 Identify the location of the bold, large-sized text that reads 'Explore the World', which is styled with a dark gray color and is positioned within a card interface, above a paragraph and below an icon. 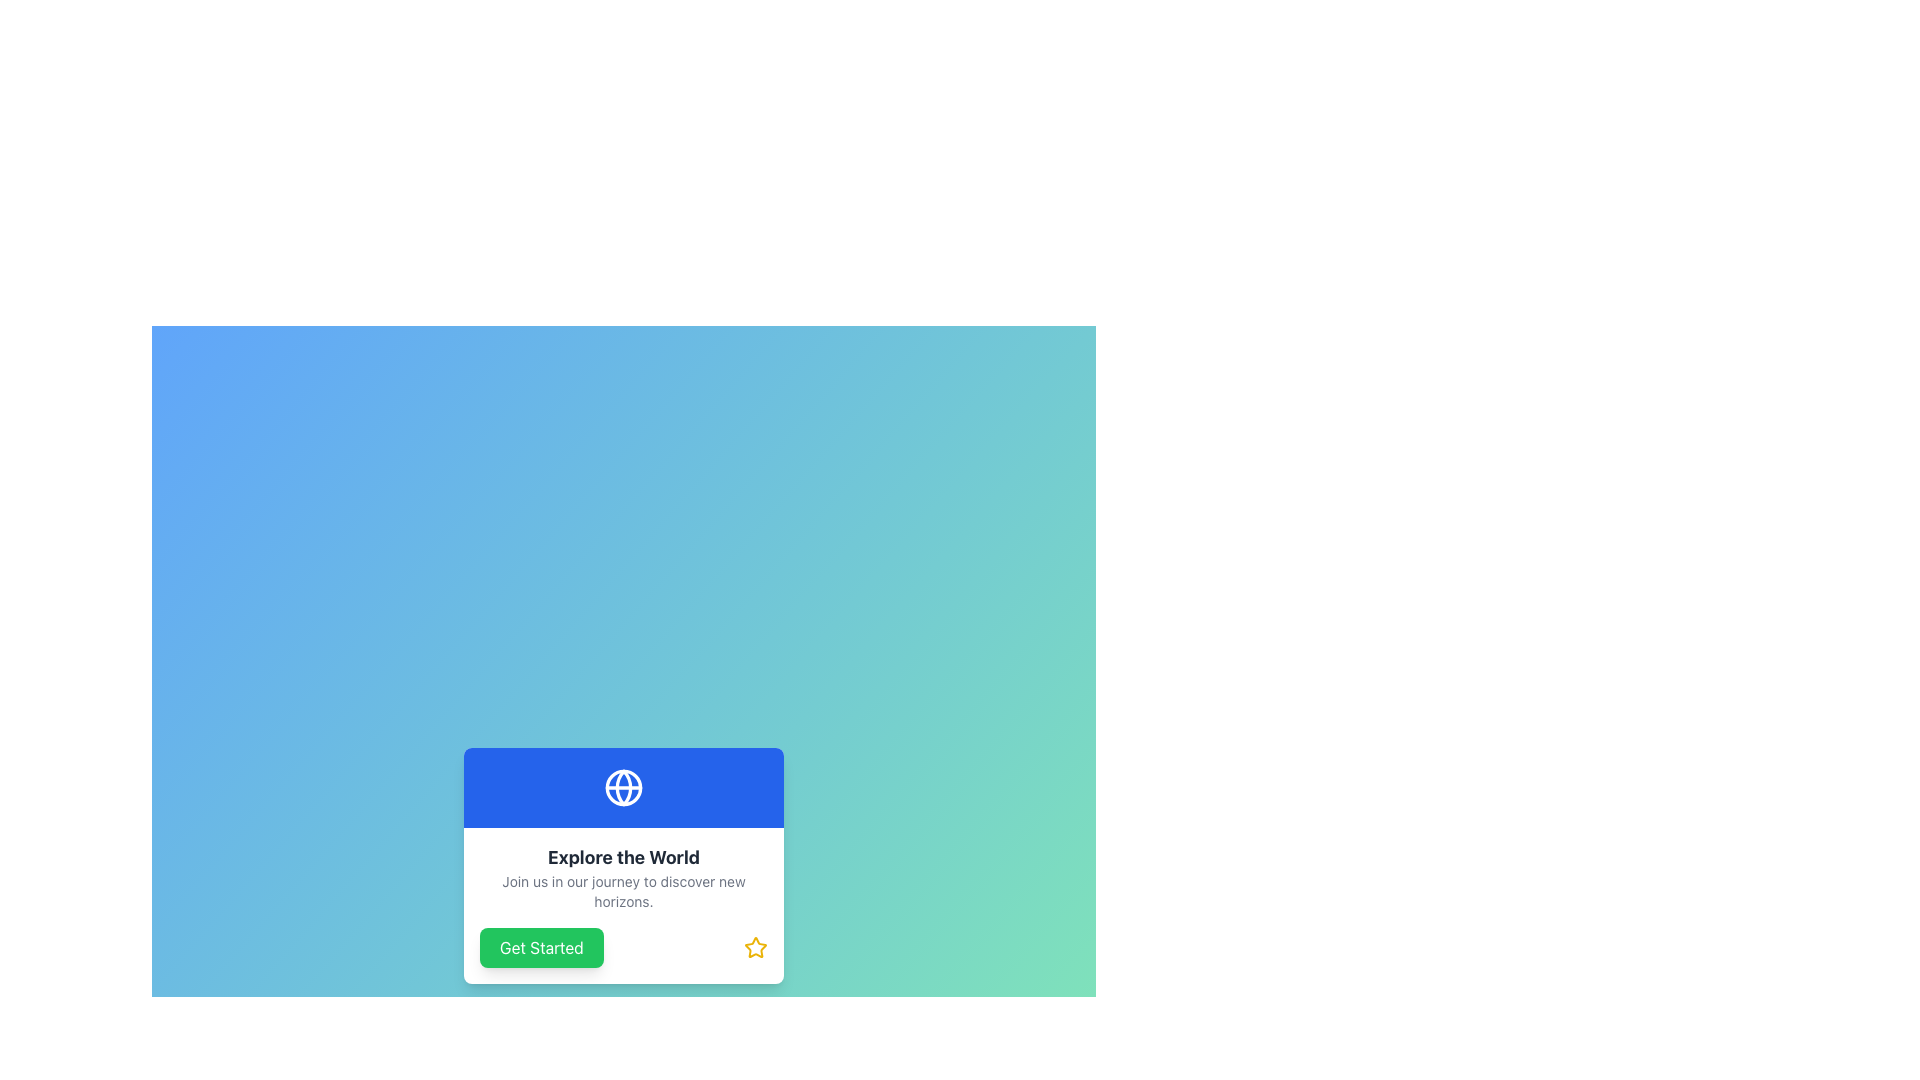
(623, 856).